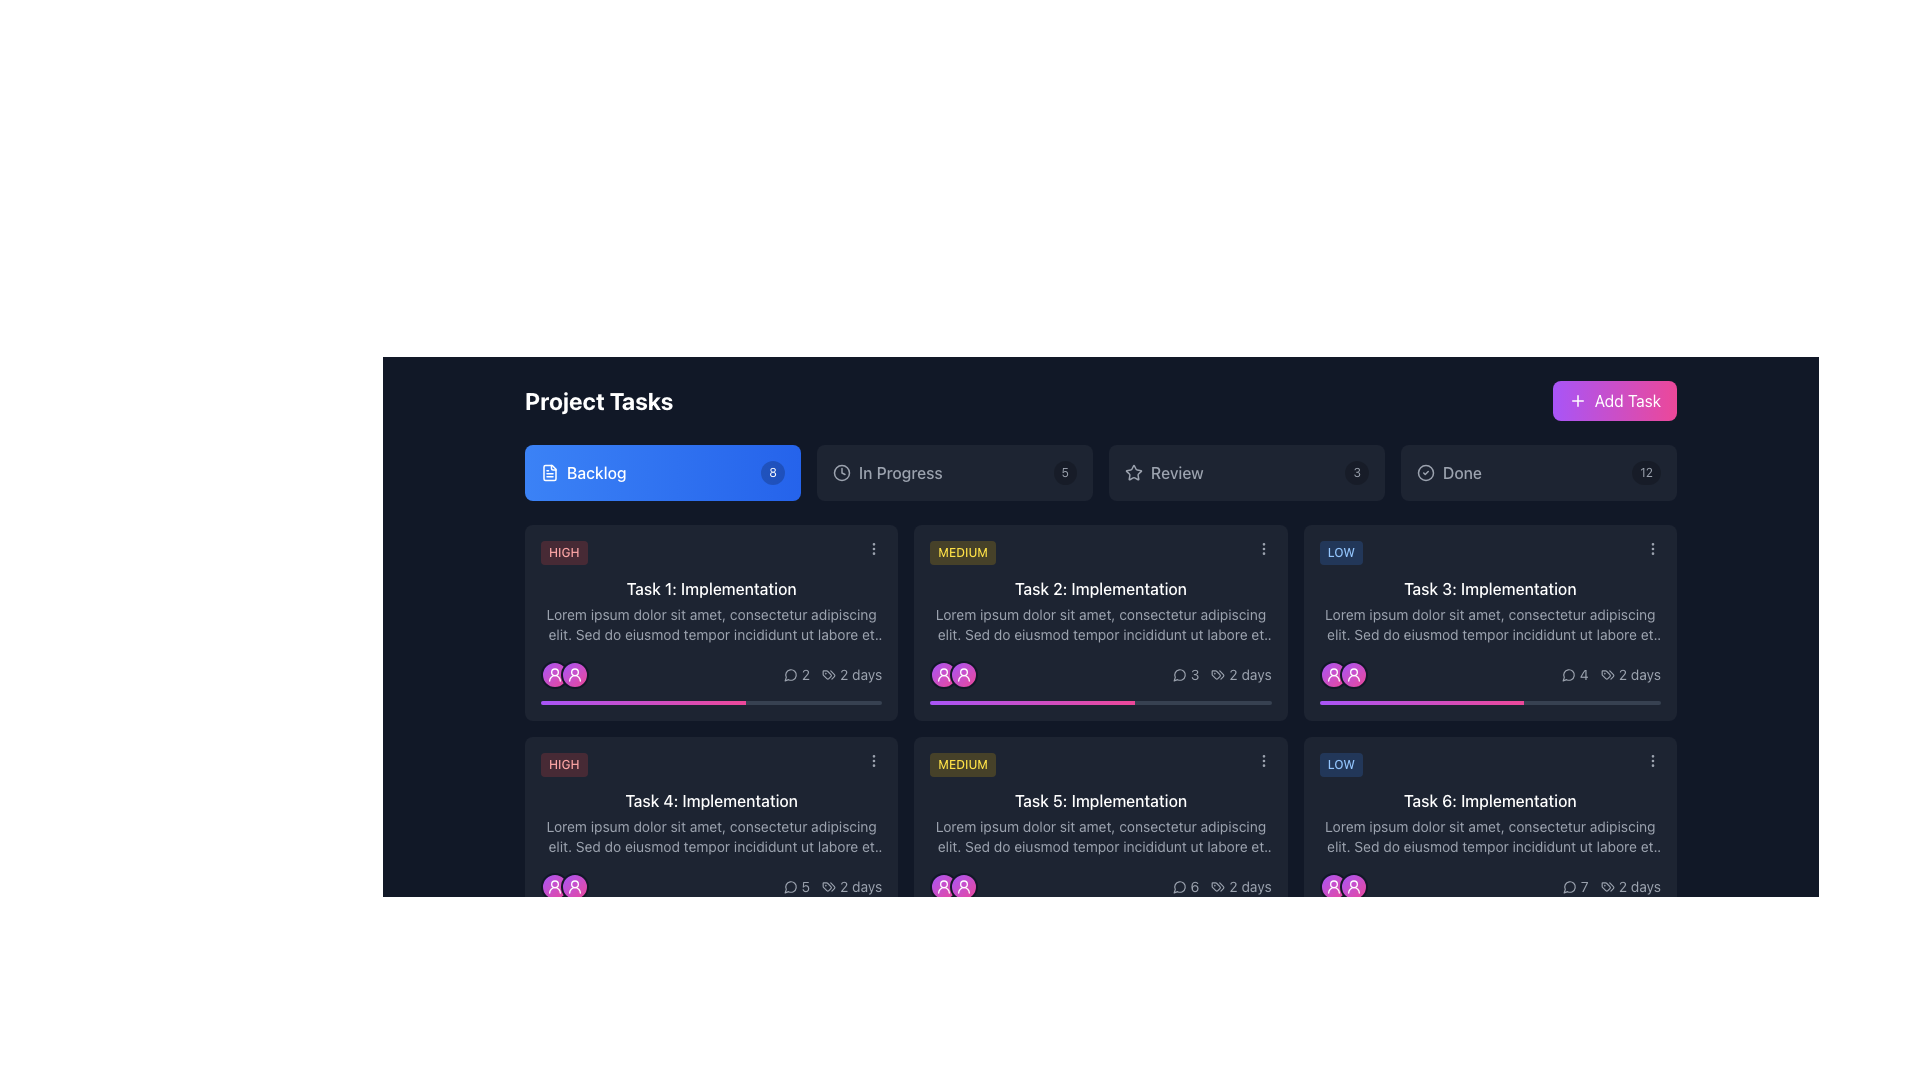 The width and height of the screenshot is (1920, 1080). What do you see at coordinates (1568, 886) in the screenshot?
I see `the comment indicator icon located at the bottom right corner of the 'Task 6: Implementation' card, adjacent to the numerical label '7' and the time indicator '2 days'` at bounding box center [1568, 886].